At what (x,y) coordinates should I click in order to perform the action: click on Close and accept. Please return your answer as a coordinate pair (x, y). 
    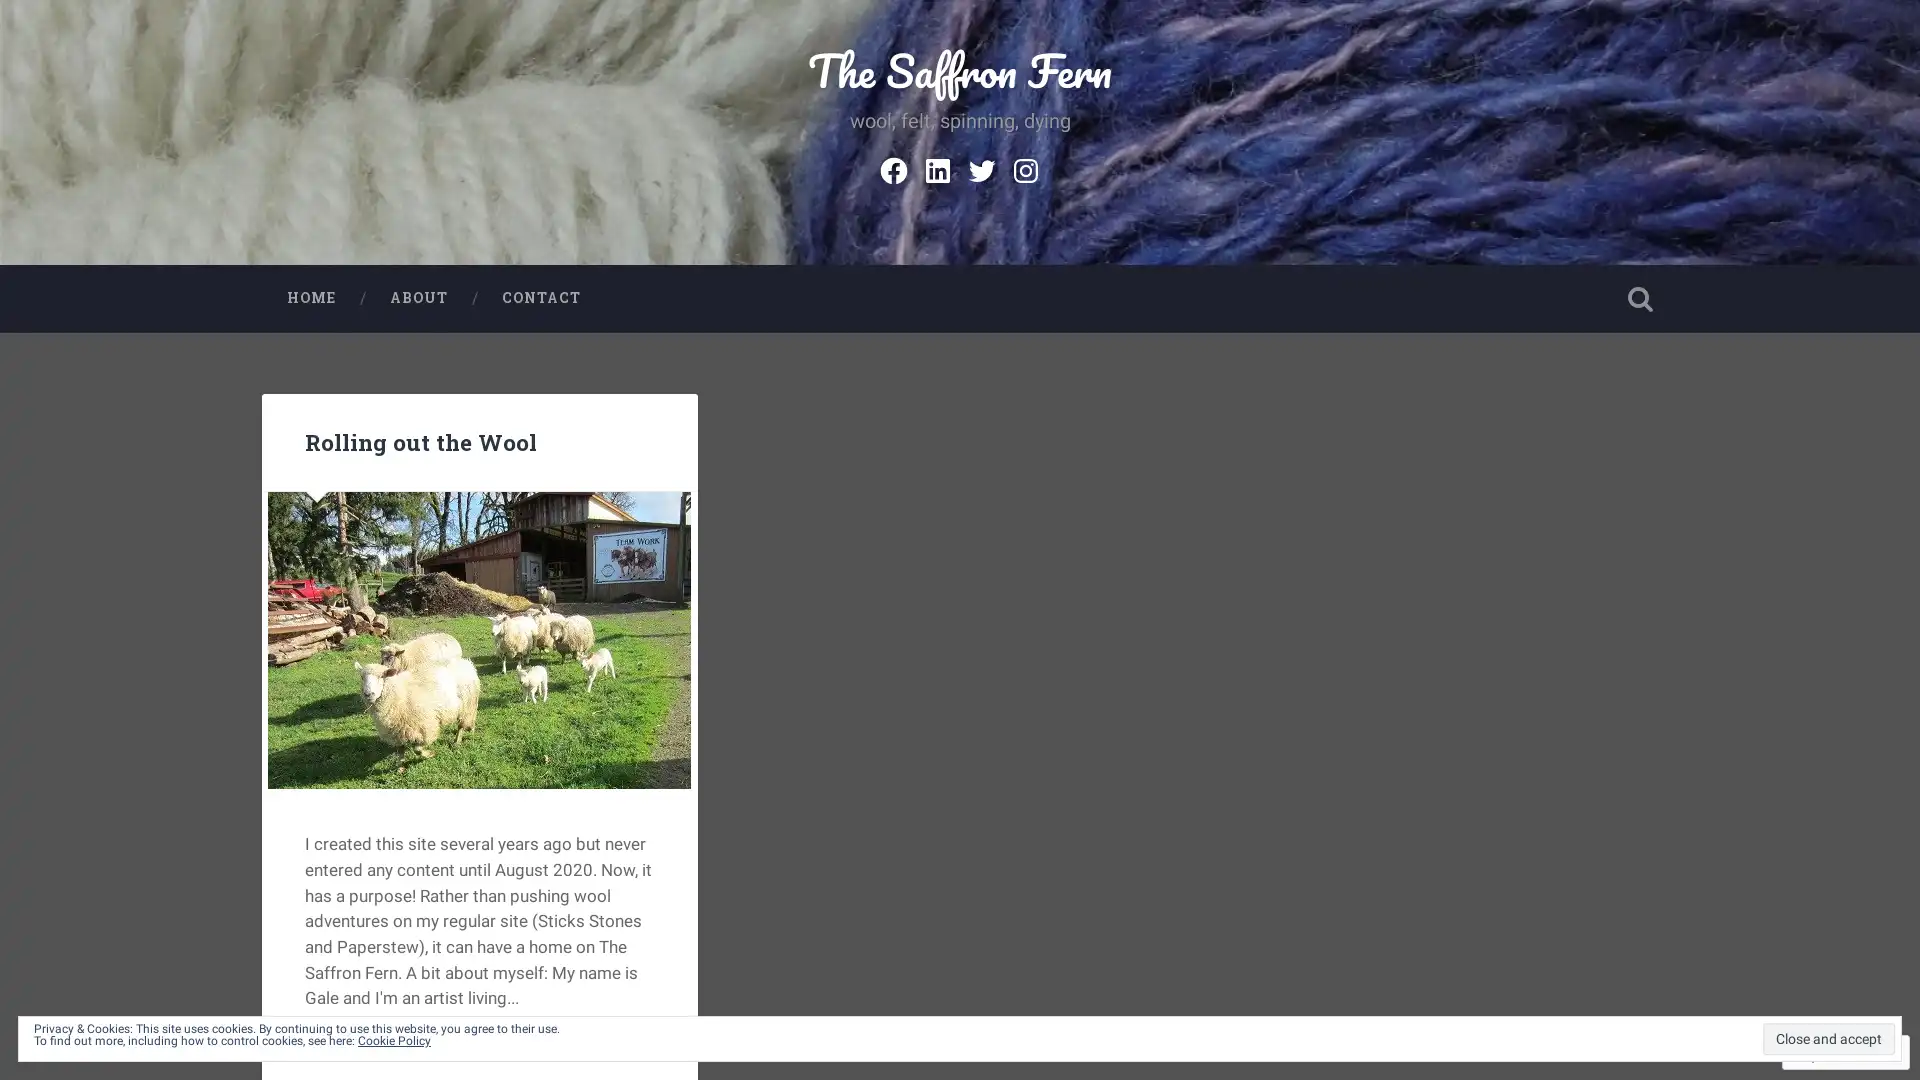
    Looking at the image, I should click on (1828, 1037).